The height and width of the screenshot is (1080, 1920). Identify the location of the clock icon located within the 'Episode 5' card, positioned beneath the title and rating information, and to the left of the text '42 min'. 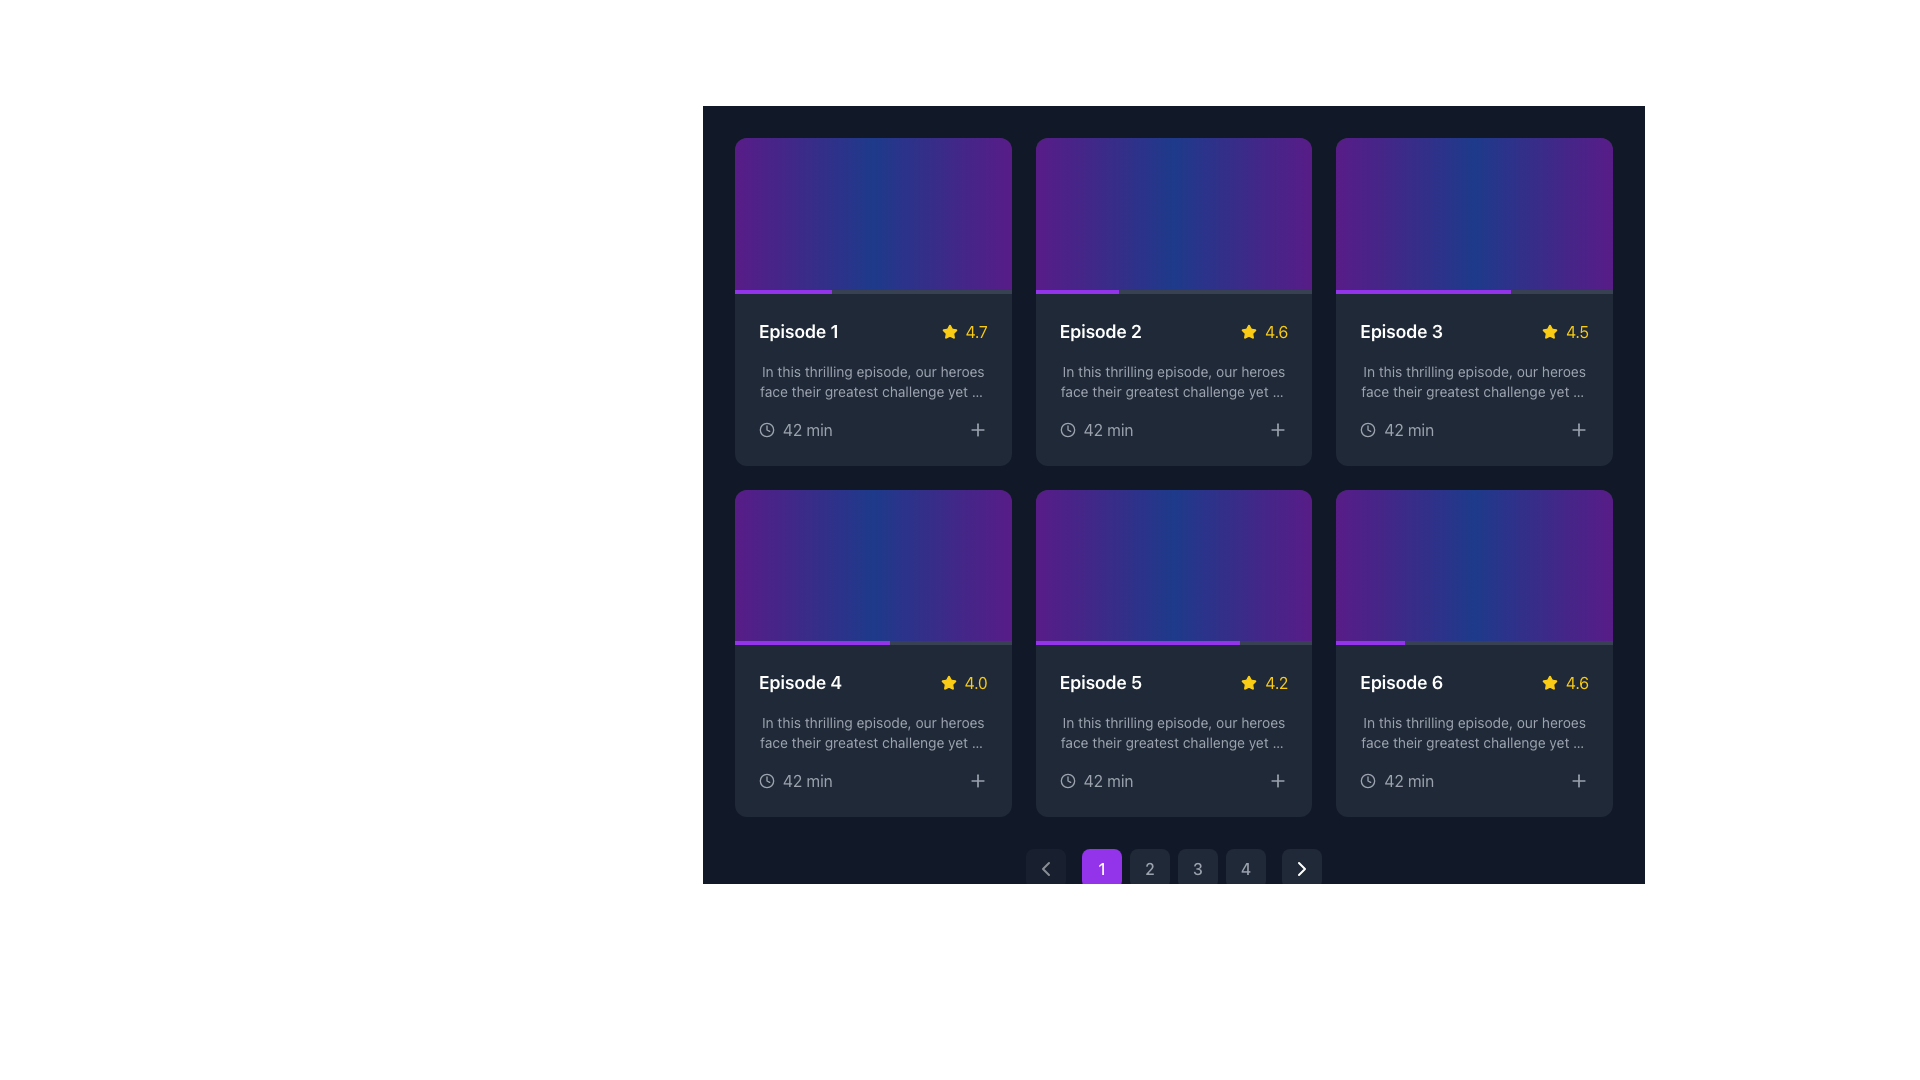
(1066, 780).